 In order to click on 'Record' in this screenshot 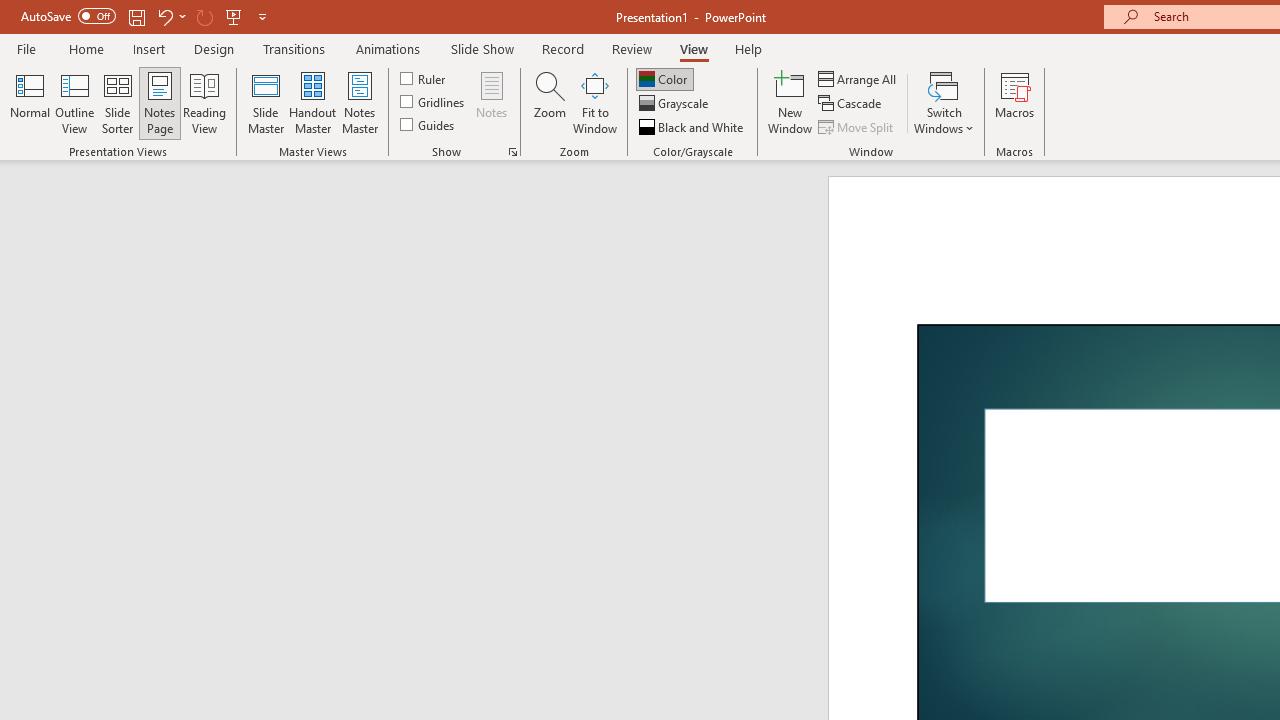, I will do `click(561, 48)`.